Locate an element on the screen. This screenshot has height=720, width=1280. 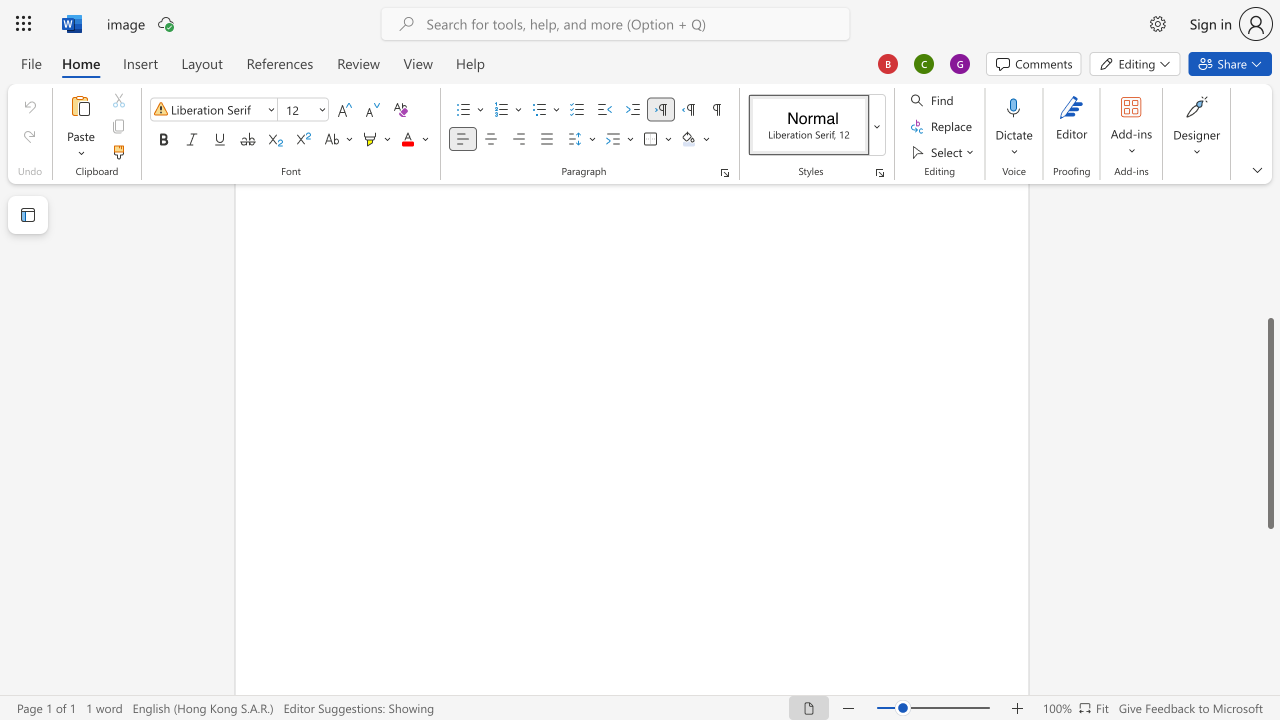
the scrollbar on the right to shift the page higher is located at coordinates (1269, 238).